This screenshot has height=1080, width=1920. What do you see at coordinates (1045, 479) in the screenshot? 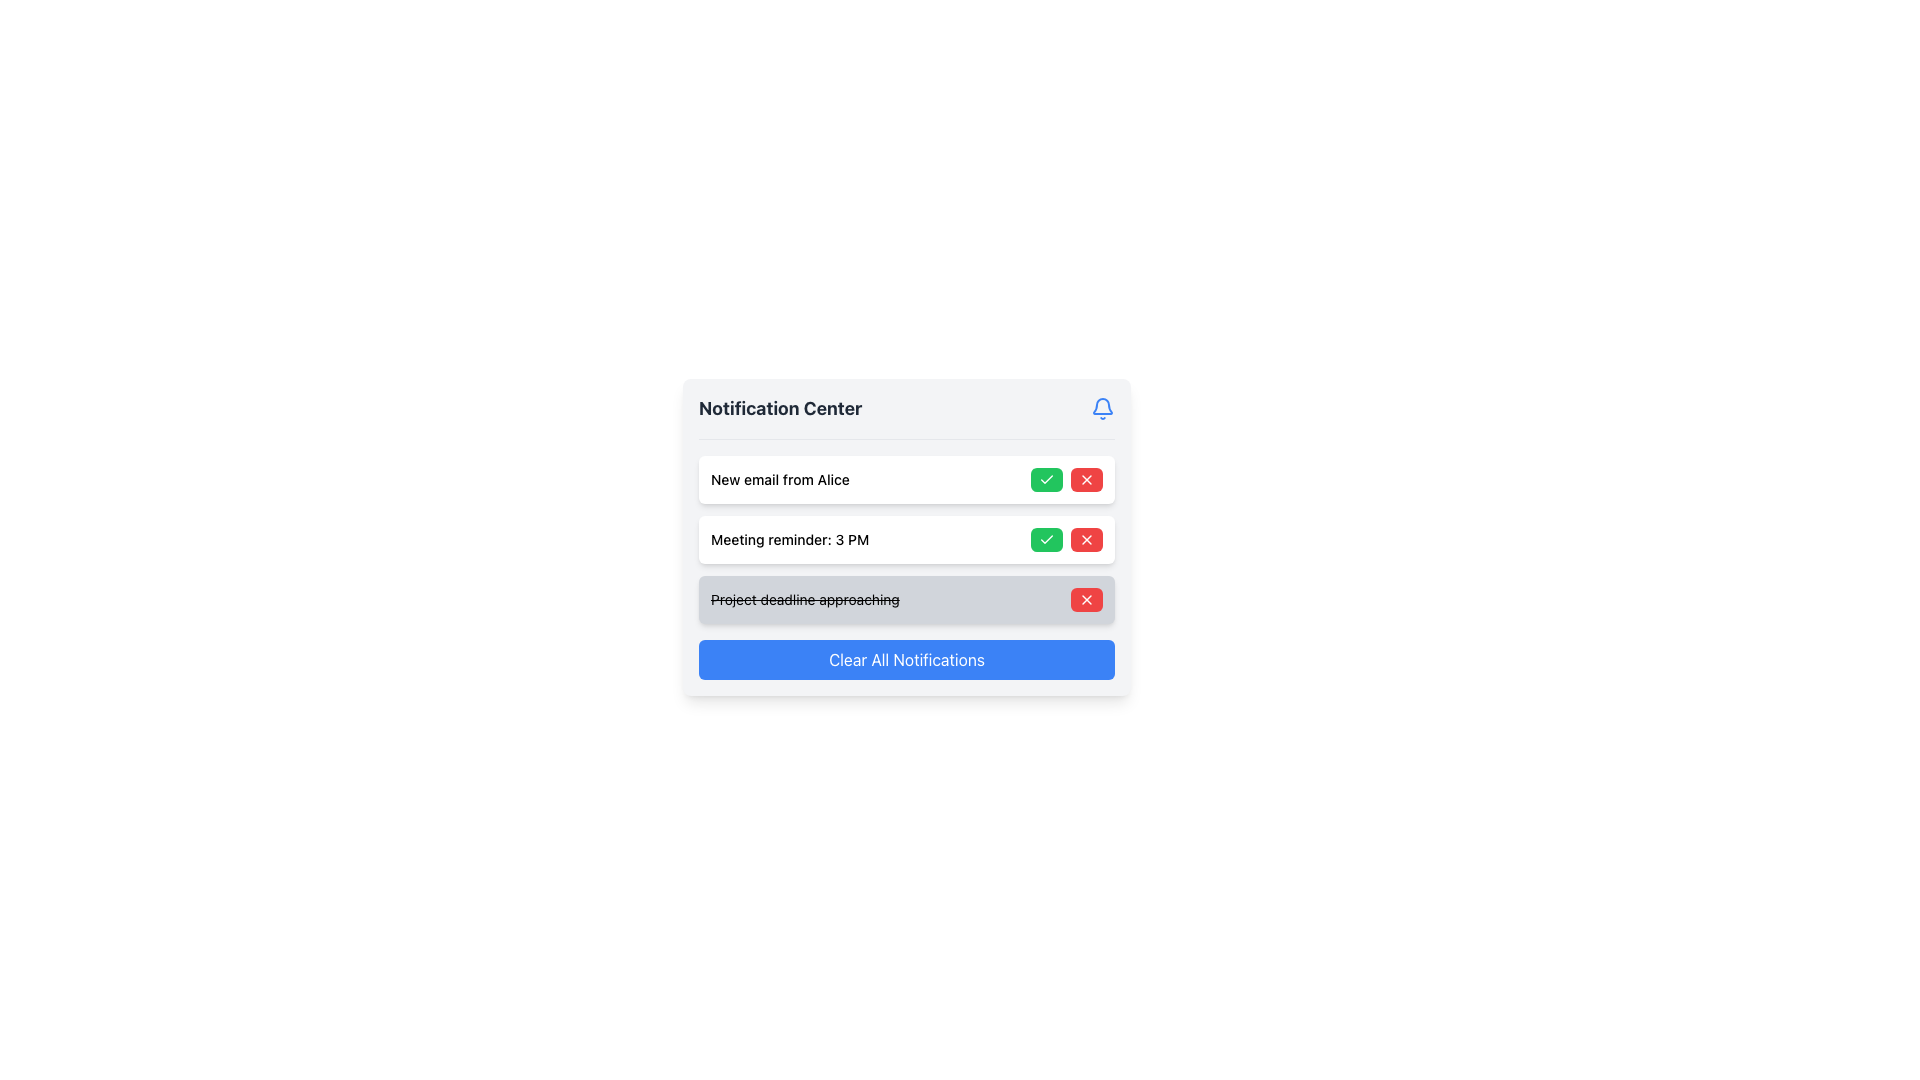
I see `the green circular checkmark button to confirm the notification from 'New email from Alice'` at bounding box center [1045, 479].